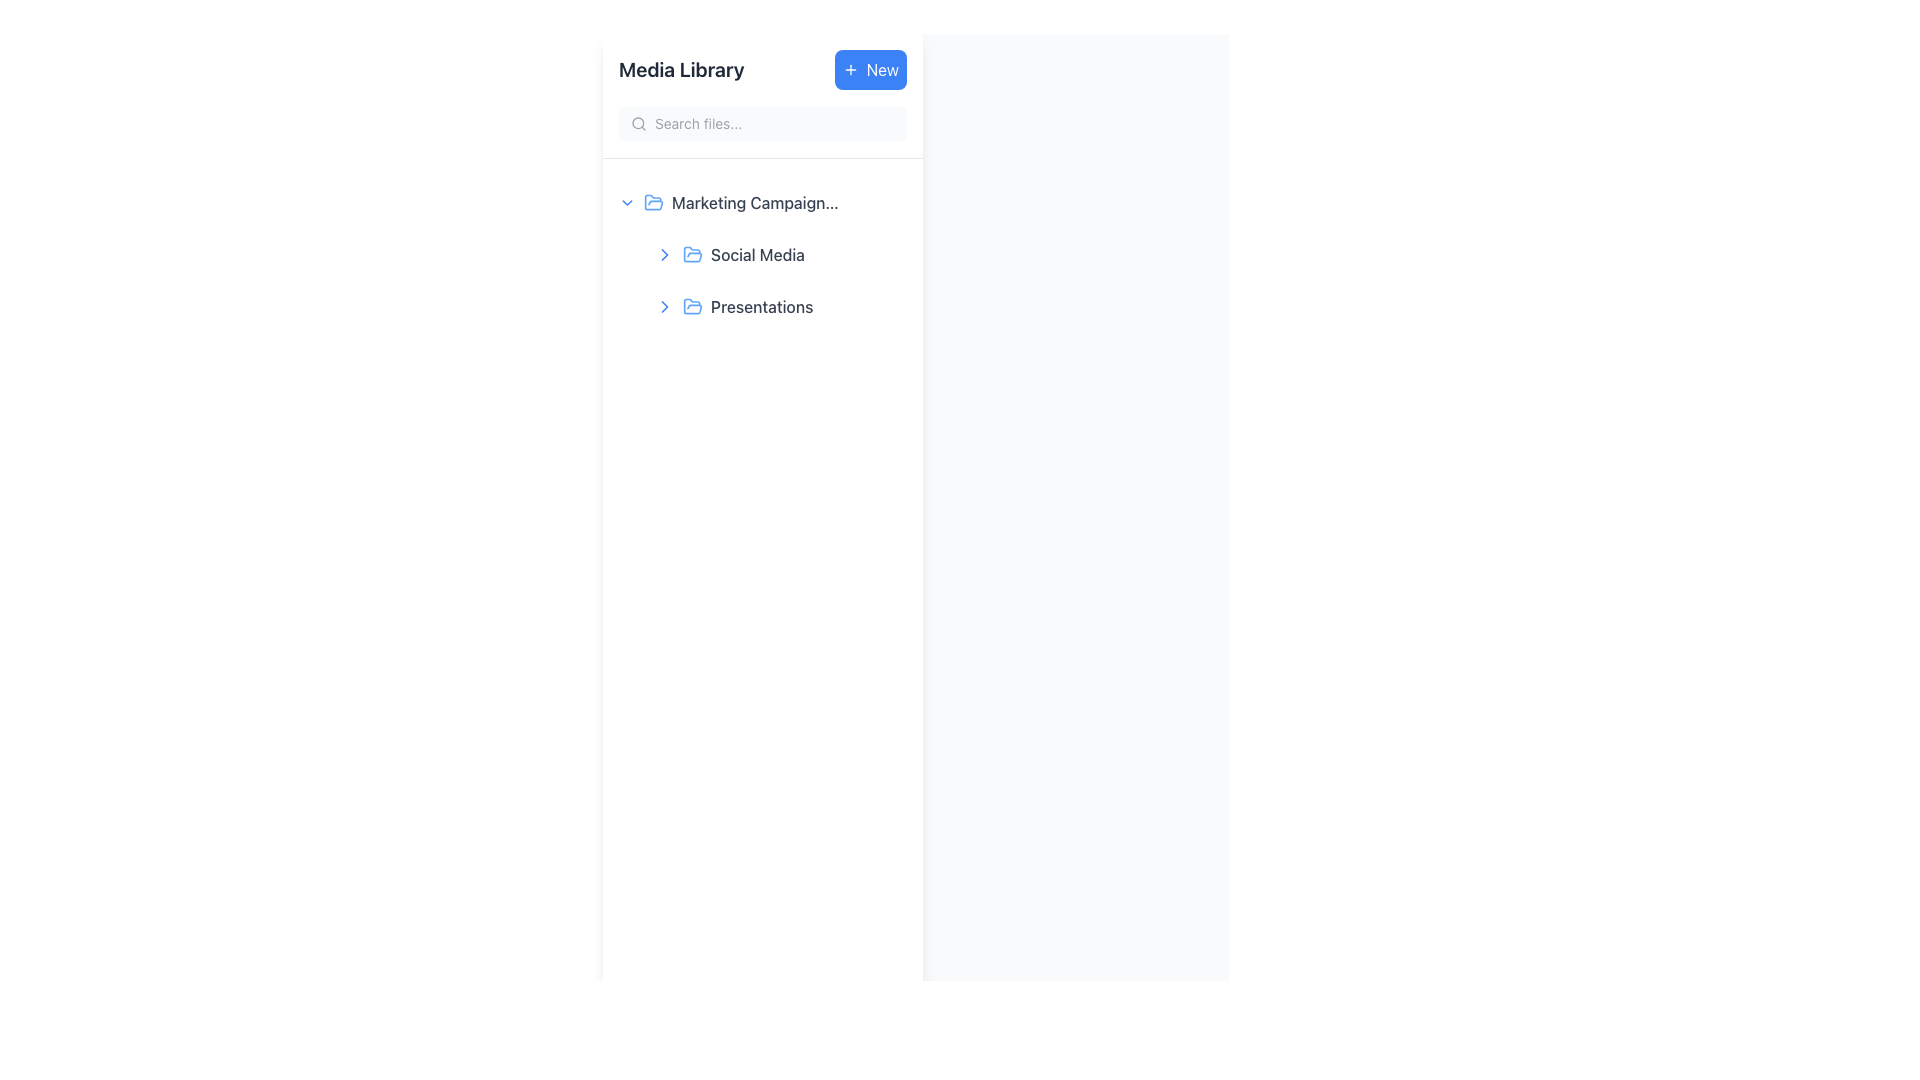 Image resolution: width=1920 pixels, height=1080 pixels. Describe the element at coordinates (637, 123) in the screenshot. I see `the magnifying glass icon, which is a gray SVG graphic representing a search function, located to the left of the 'Search files...' text input field` at that location.